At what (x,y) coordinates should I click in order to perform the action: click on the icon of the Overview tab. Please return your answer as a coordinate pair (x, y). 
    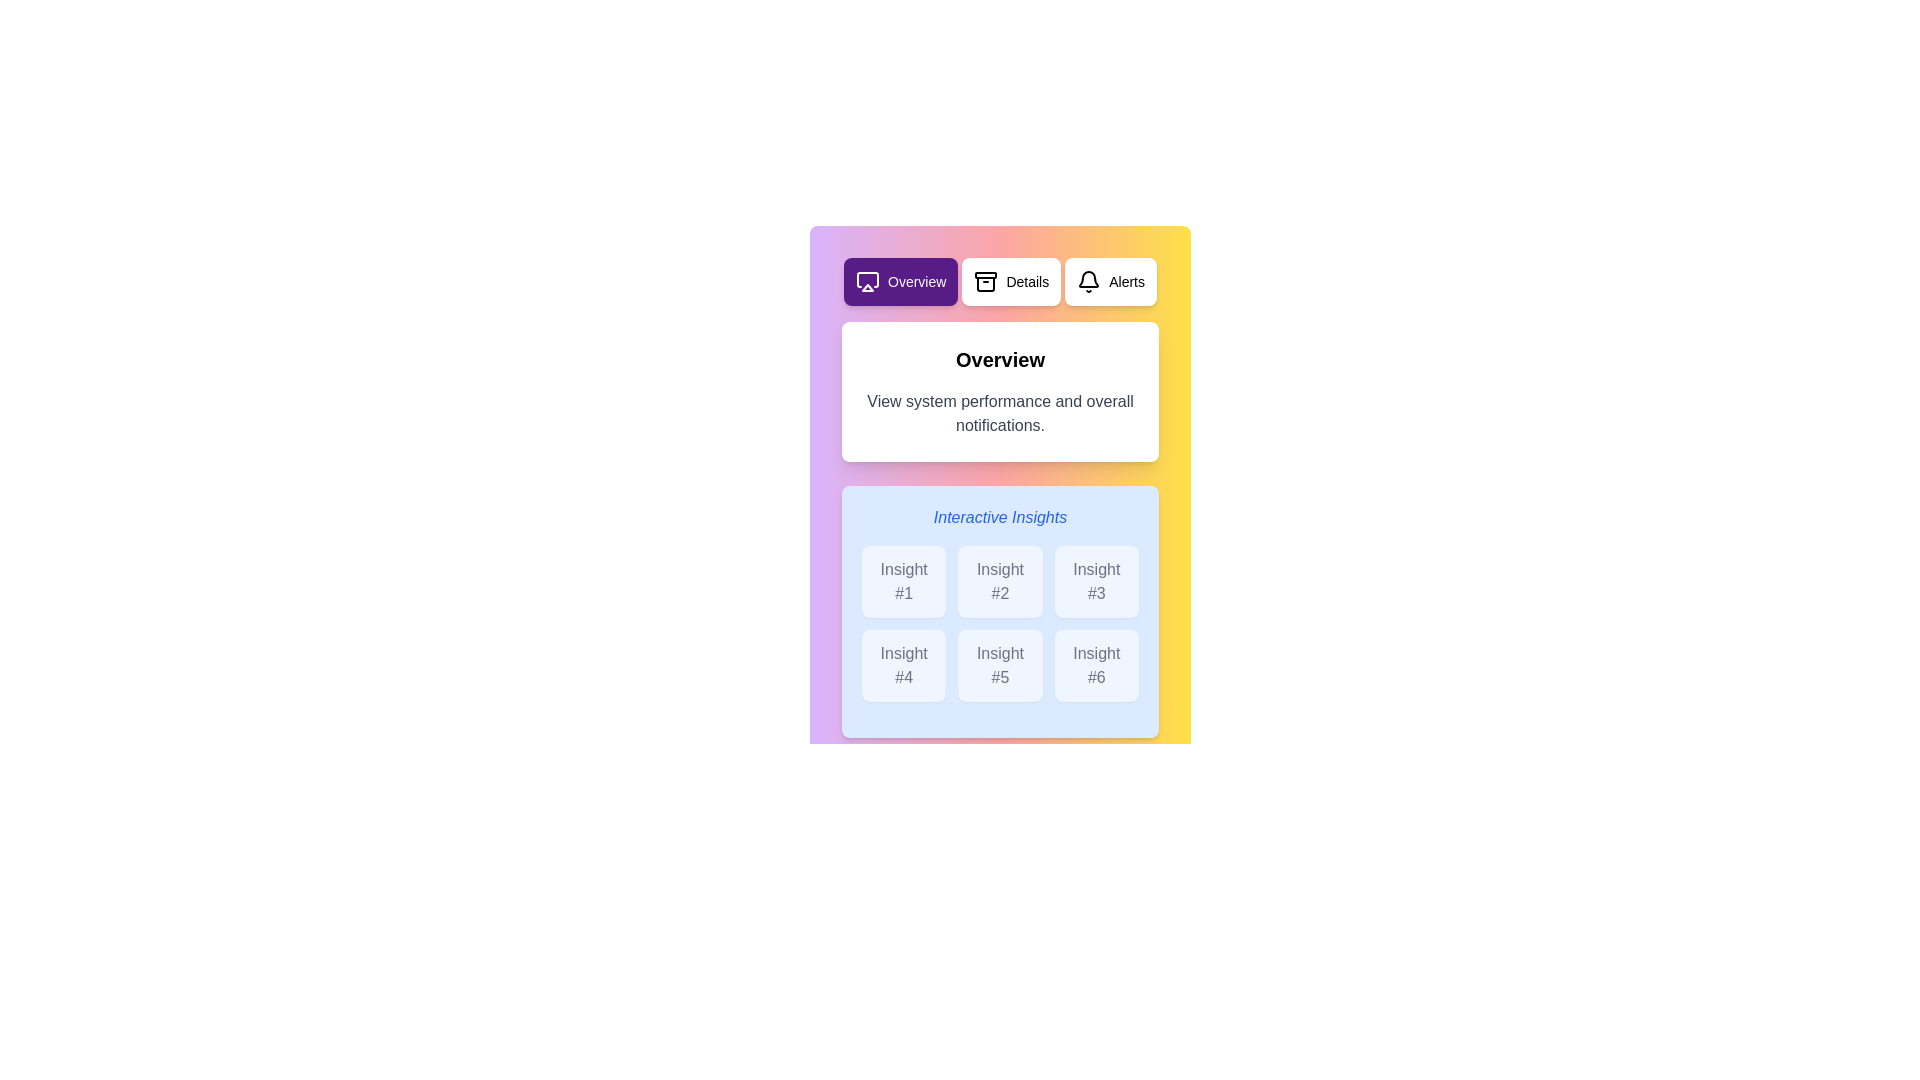
    Looking at the image, I should click on (868, 281).